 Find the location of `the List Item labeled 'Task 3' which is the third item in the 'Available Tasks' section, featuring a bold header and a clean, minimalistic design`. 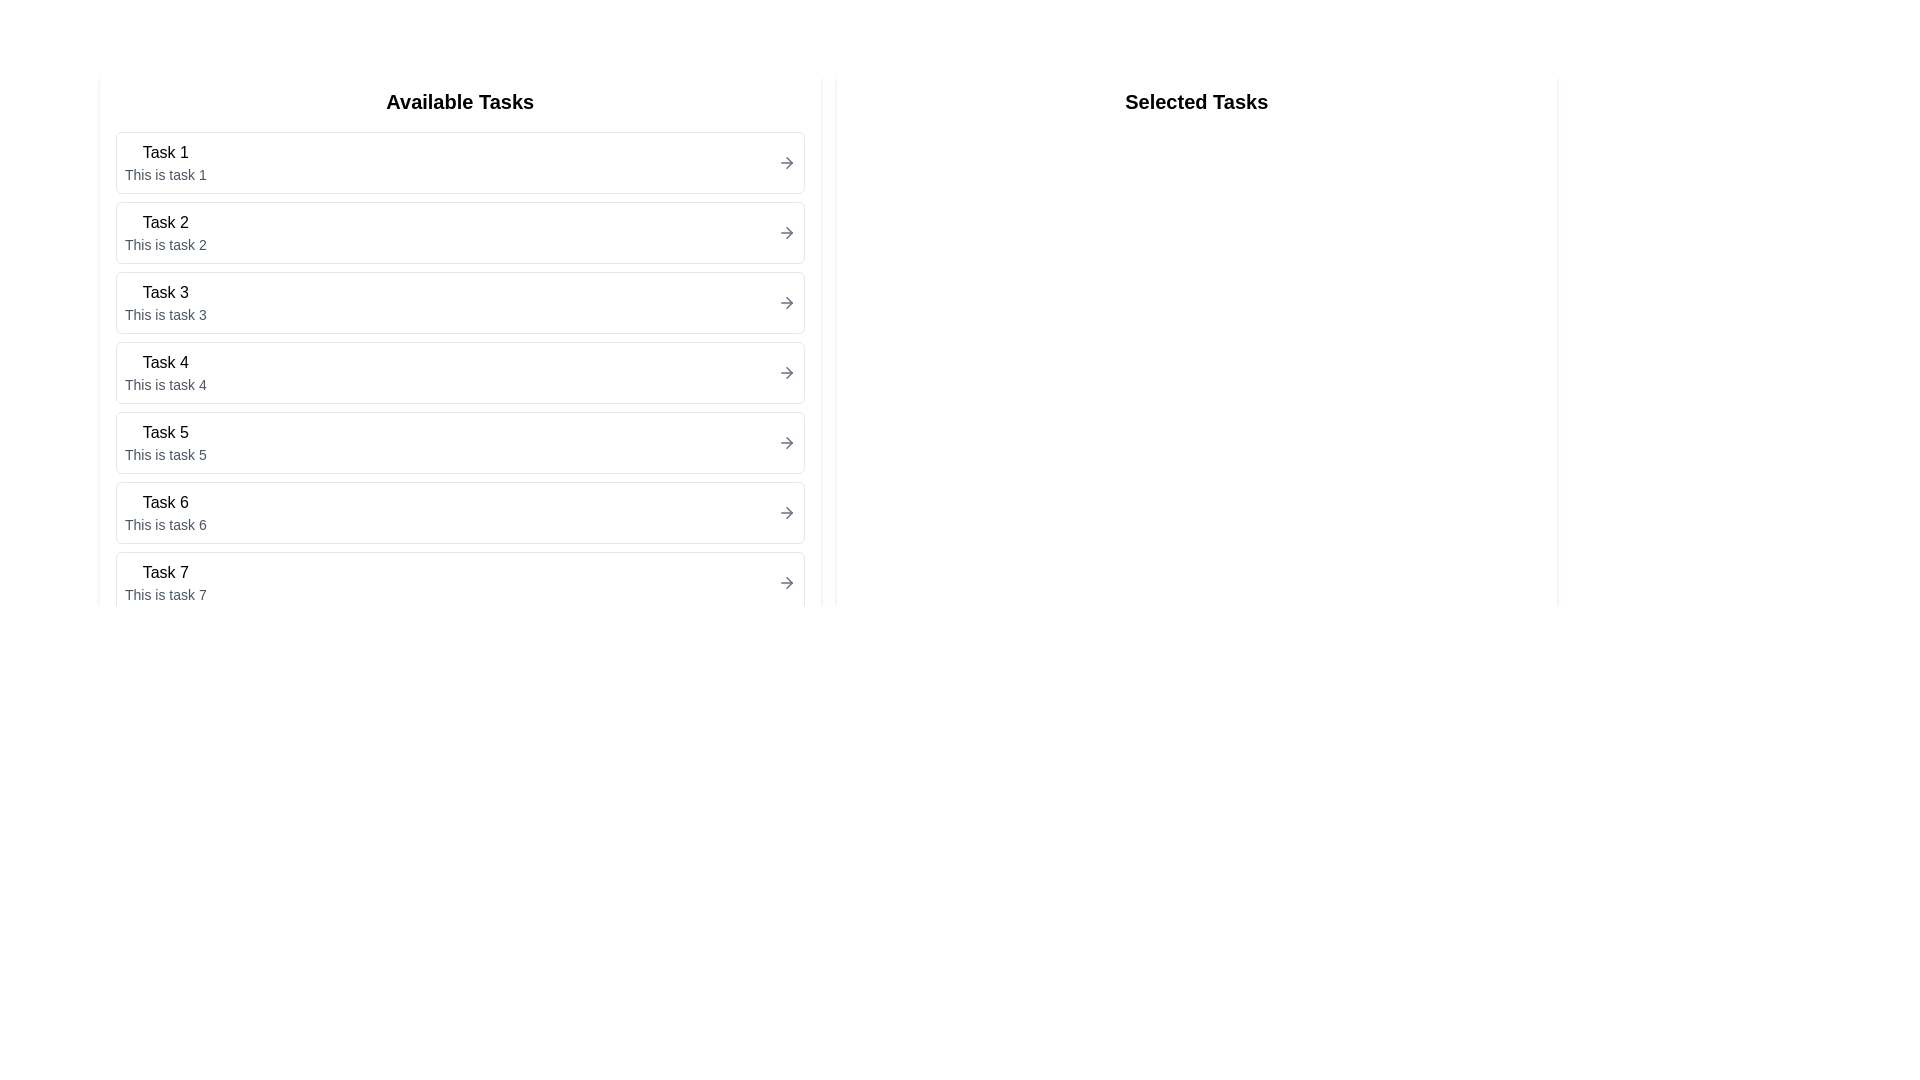

the List Item labeled 'Task 3' which is the third item in the 'Available Tasks' section, featuring a bold header and a clean, minimalistic design is located at coordinates (165, 303).